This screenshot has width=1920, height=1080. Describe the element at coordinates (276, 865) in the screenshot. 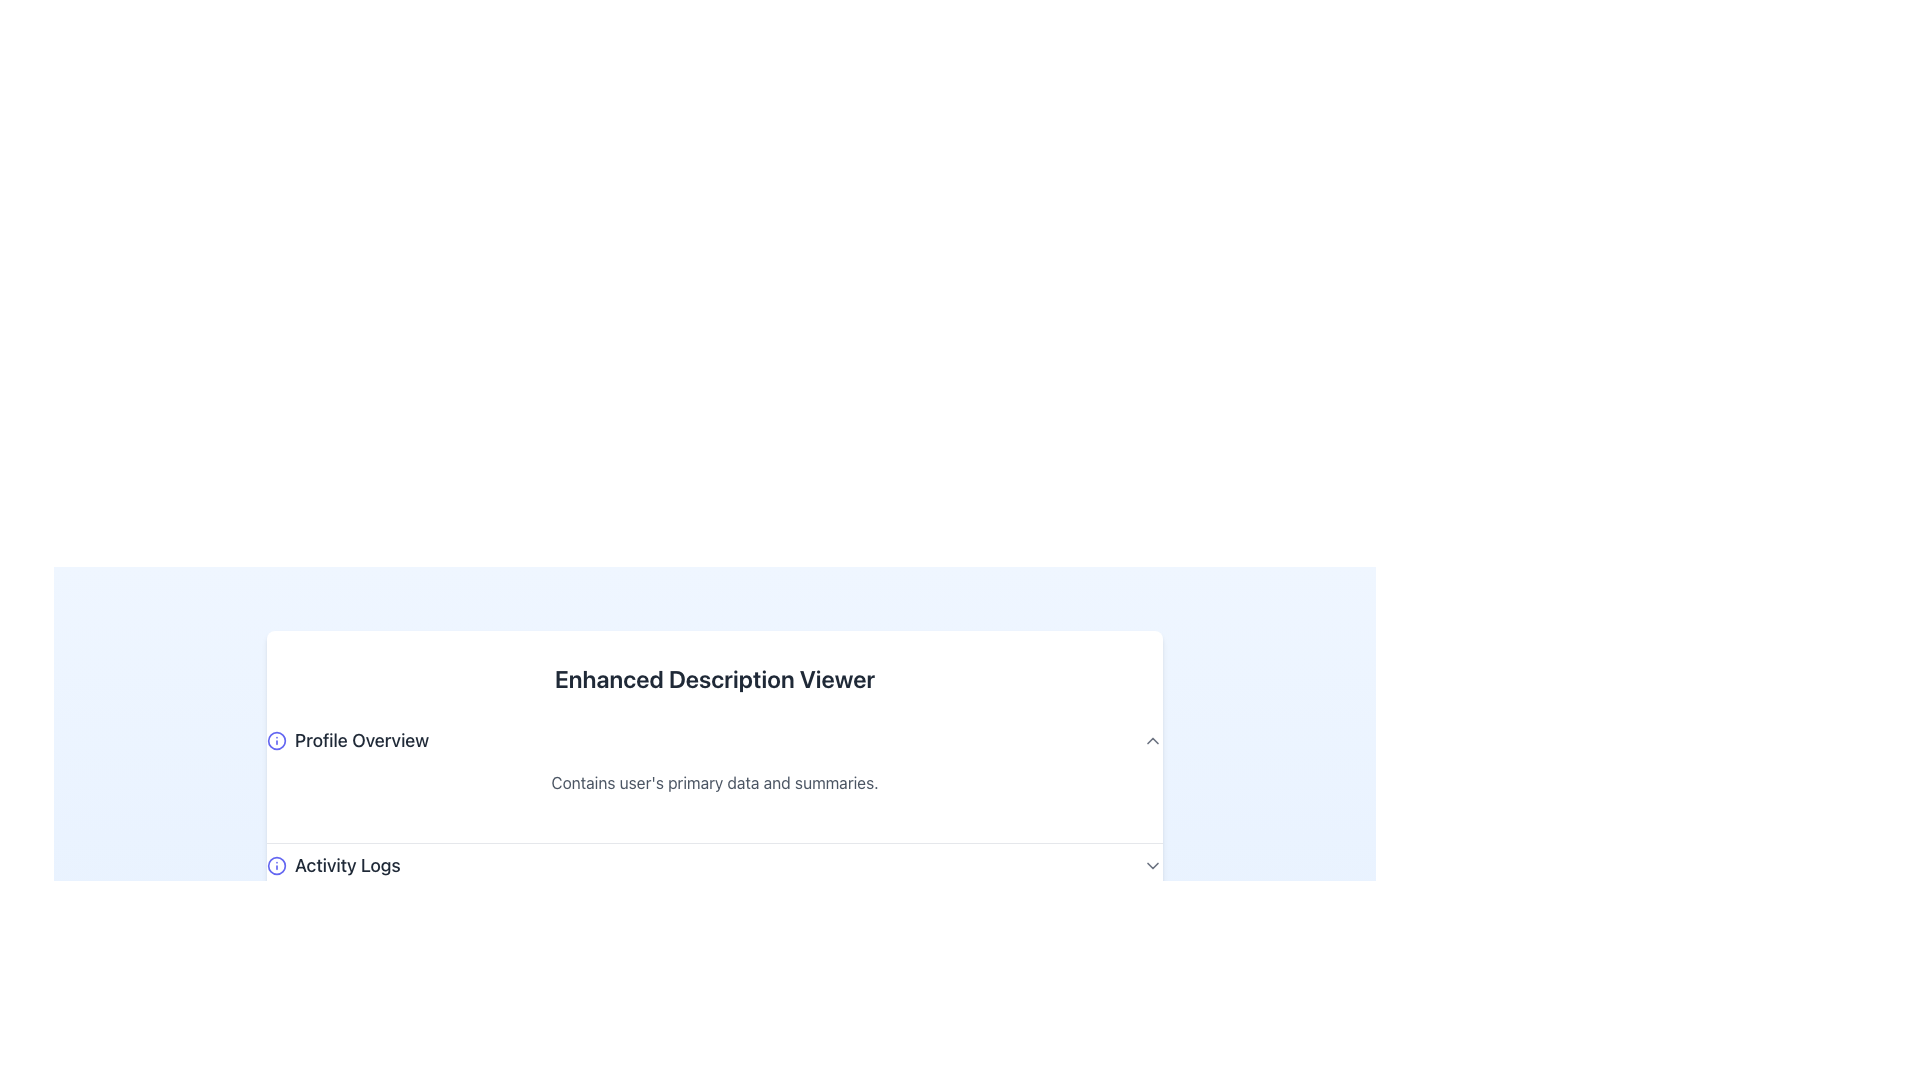

I see `the first SVG Circle element that serves as a graphical indicator adjacent to the 'Profile Overview' text label` at that location.